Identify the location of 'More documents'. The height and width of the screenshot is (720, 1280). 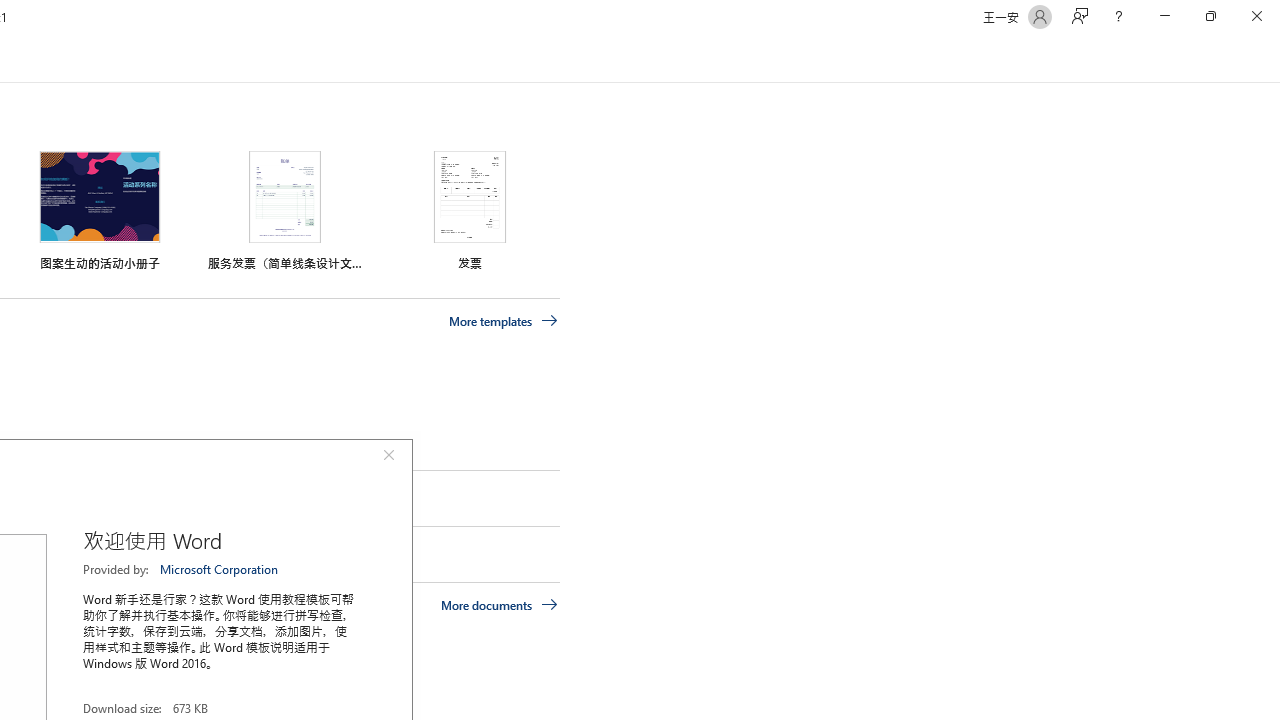
(499, 603).